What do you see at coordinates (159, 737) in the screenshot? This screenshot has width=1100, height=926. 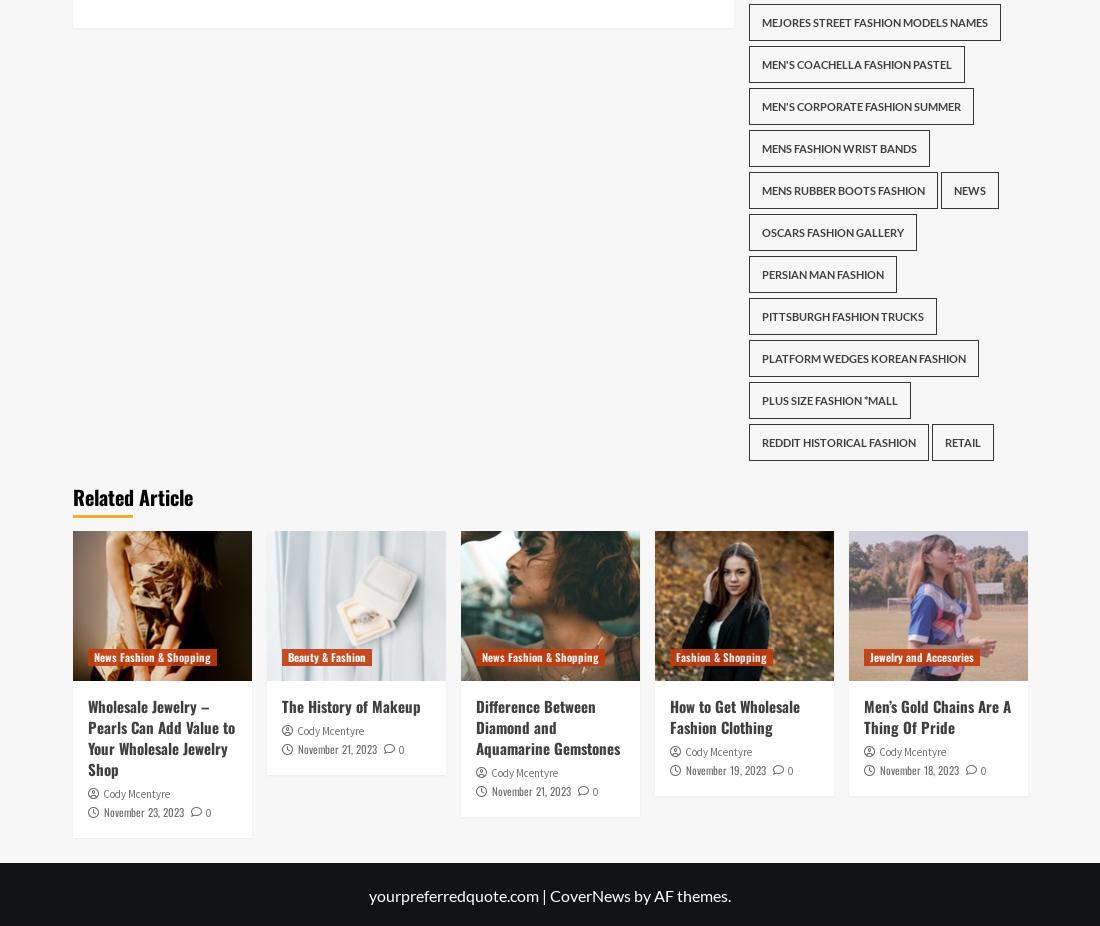 I see `'Wholesale Jewelry – Pearls Can Add Value to Your Wholesale Jewelry Shop'` at bounding box center [159, 737].